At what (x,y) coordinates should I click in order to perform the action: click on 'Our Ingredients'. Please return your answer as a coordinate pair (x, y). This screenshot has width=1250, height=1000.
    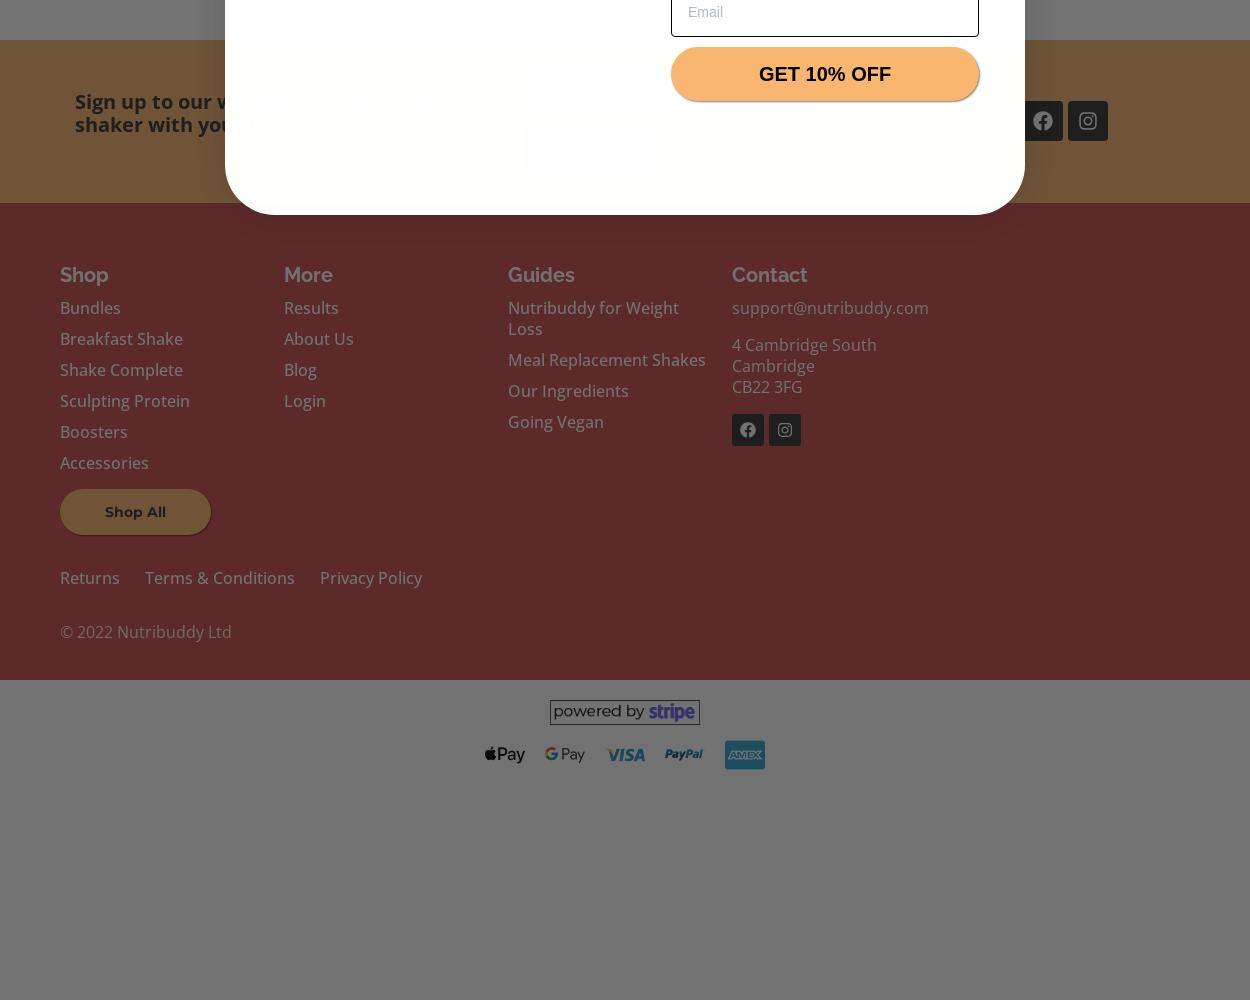
    Looking at the image, I should click on (566, 390).